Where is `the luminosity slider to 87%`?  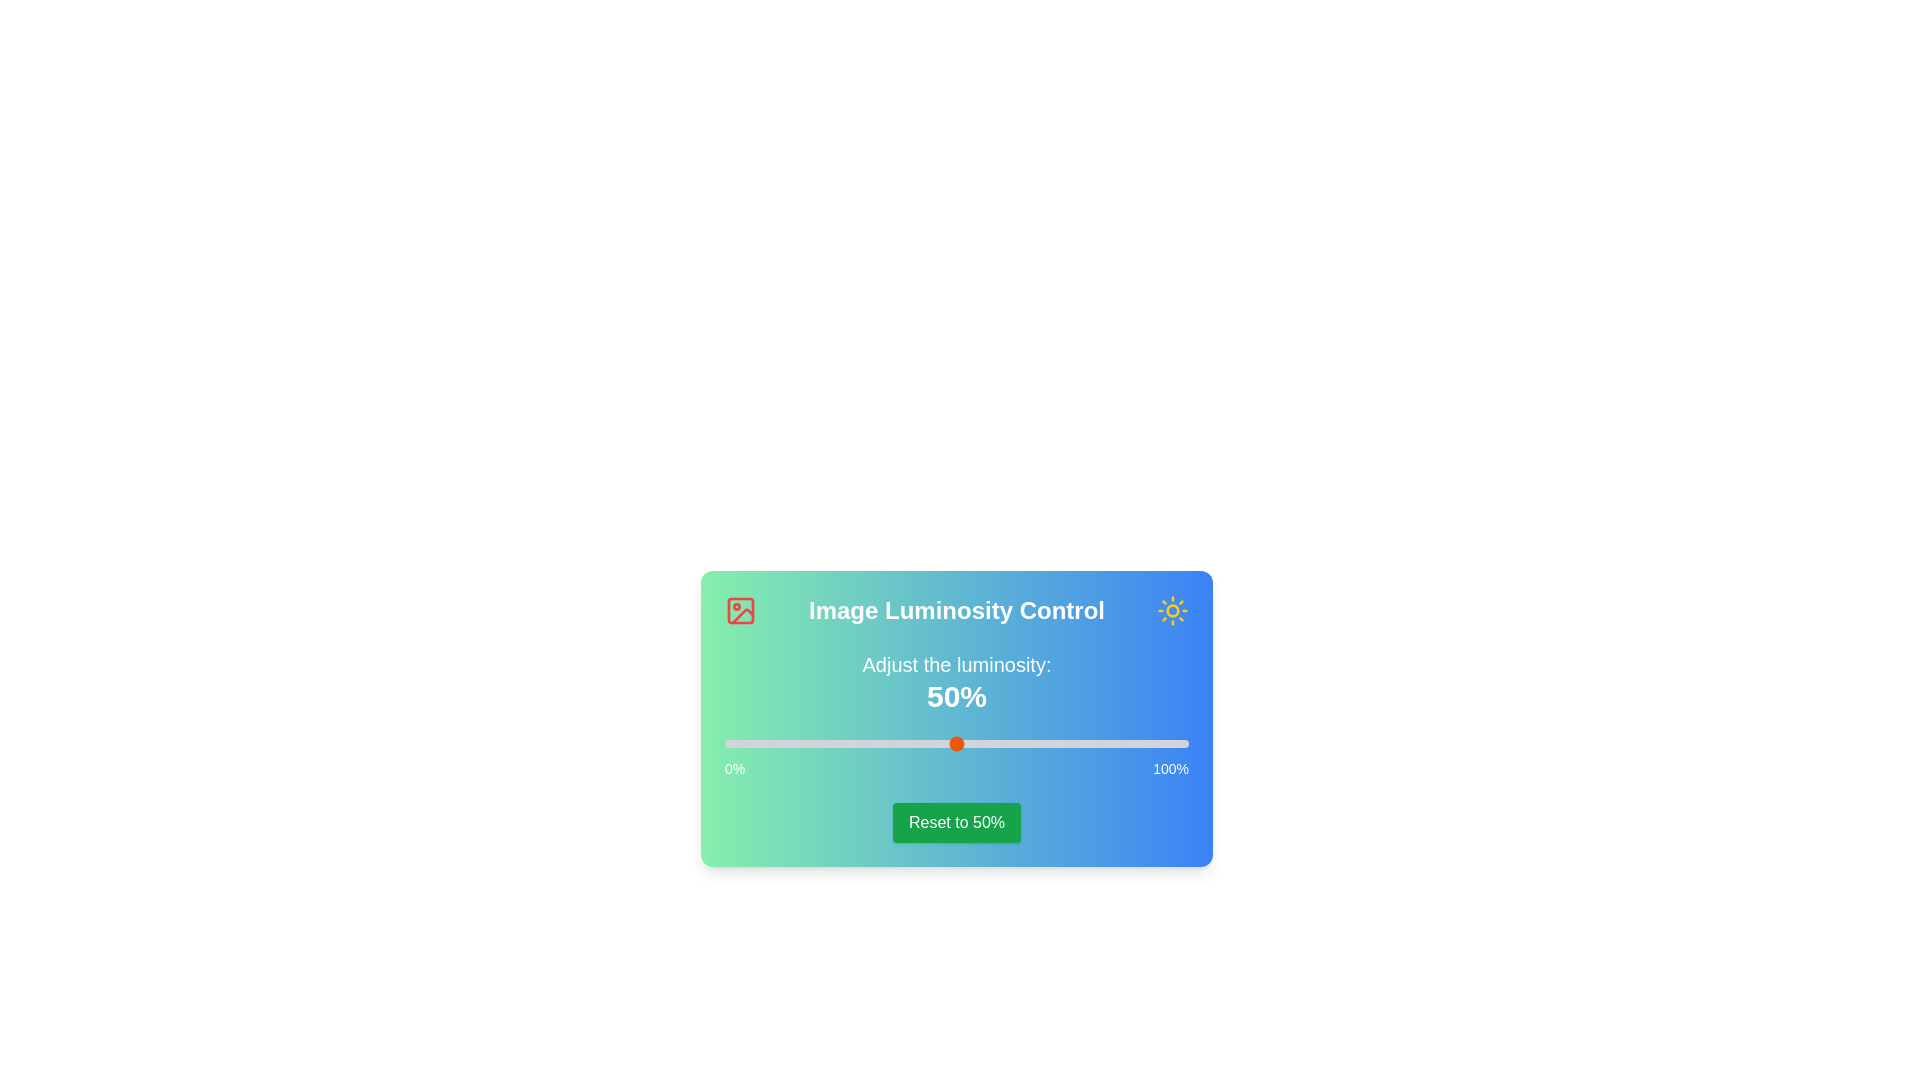 the luminosity slider to 87% is located at coordinates (1128, 744).